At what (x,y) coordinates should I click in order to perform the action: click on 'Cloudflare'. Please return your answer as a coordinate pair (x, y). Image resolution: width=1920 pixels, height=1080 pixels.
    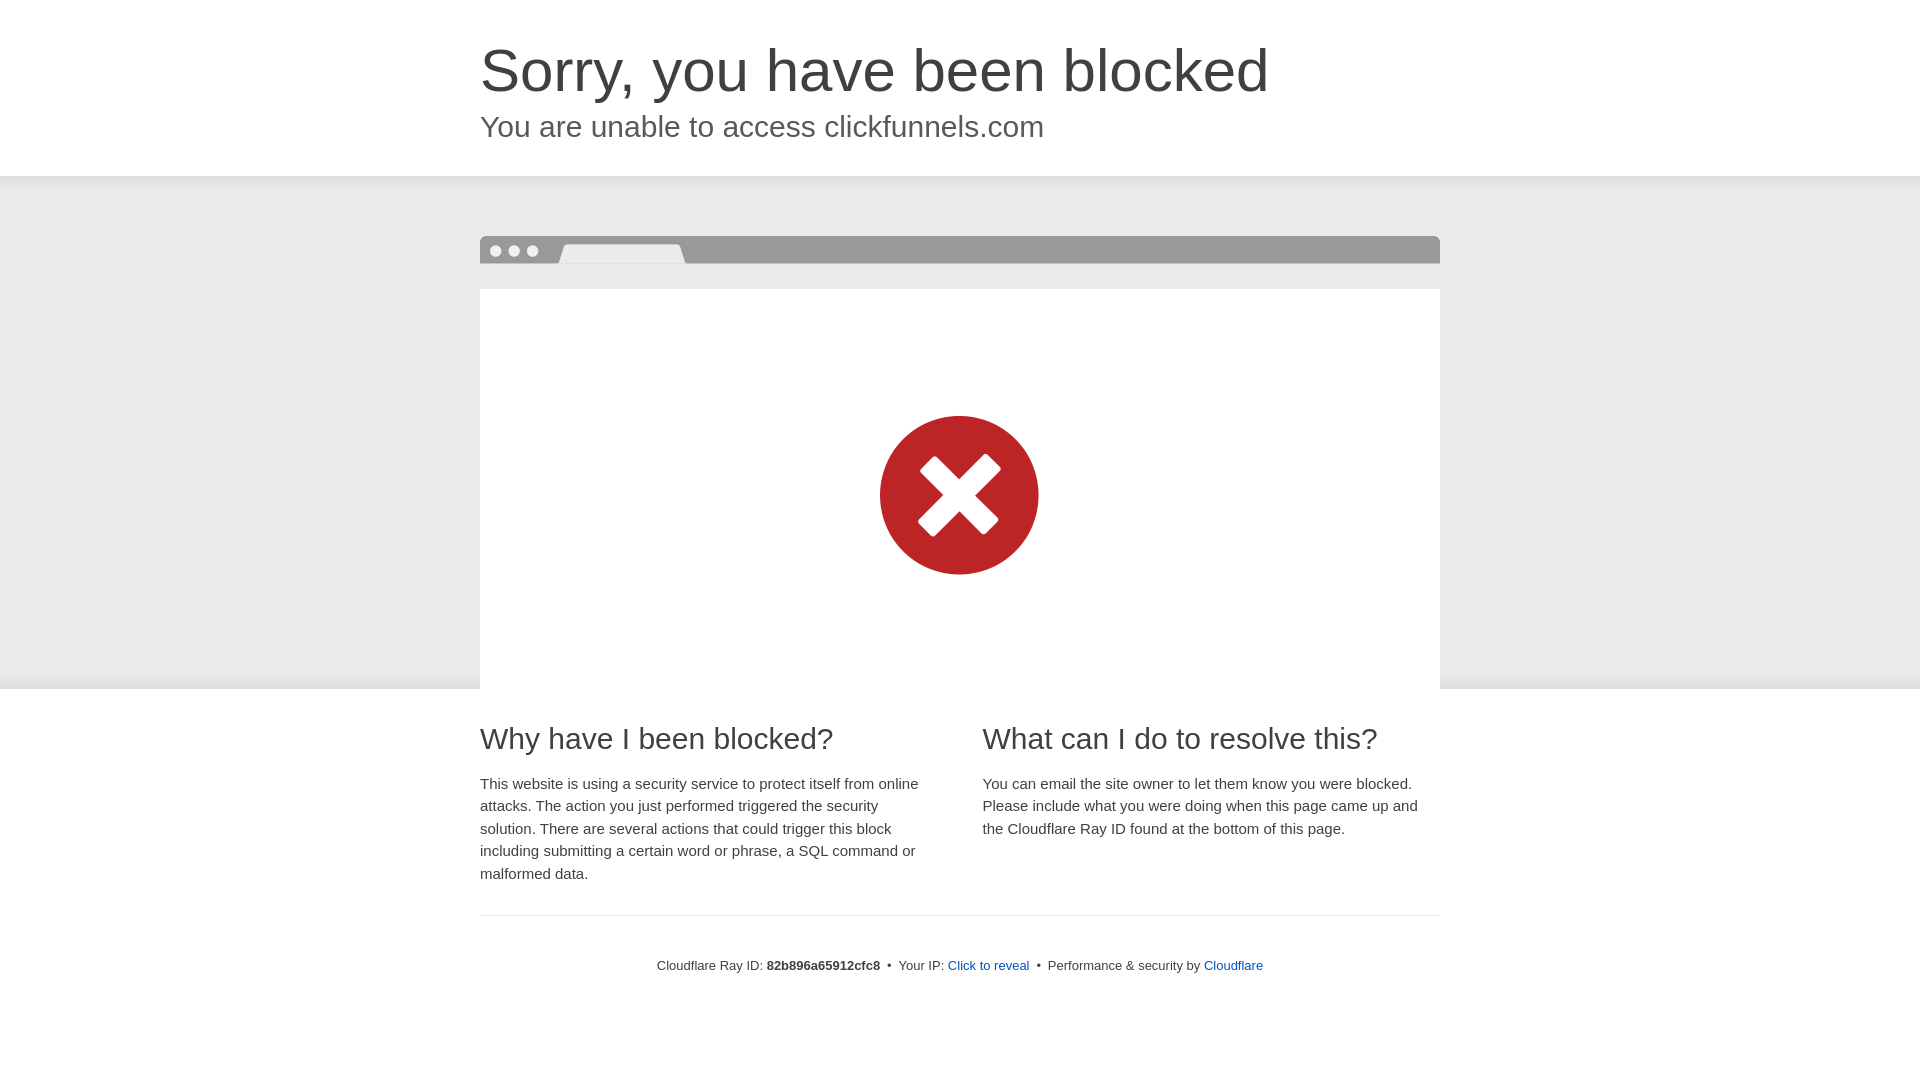
    Looking at the image, I should click on (1232, 964).